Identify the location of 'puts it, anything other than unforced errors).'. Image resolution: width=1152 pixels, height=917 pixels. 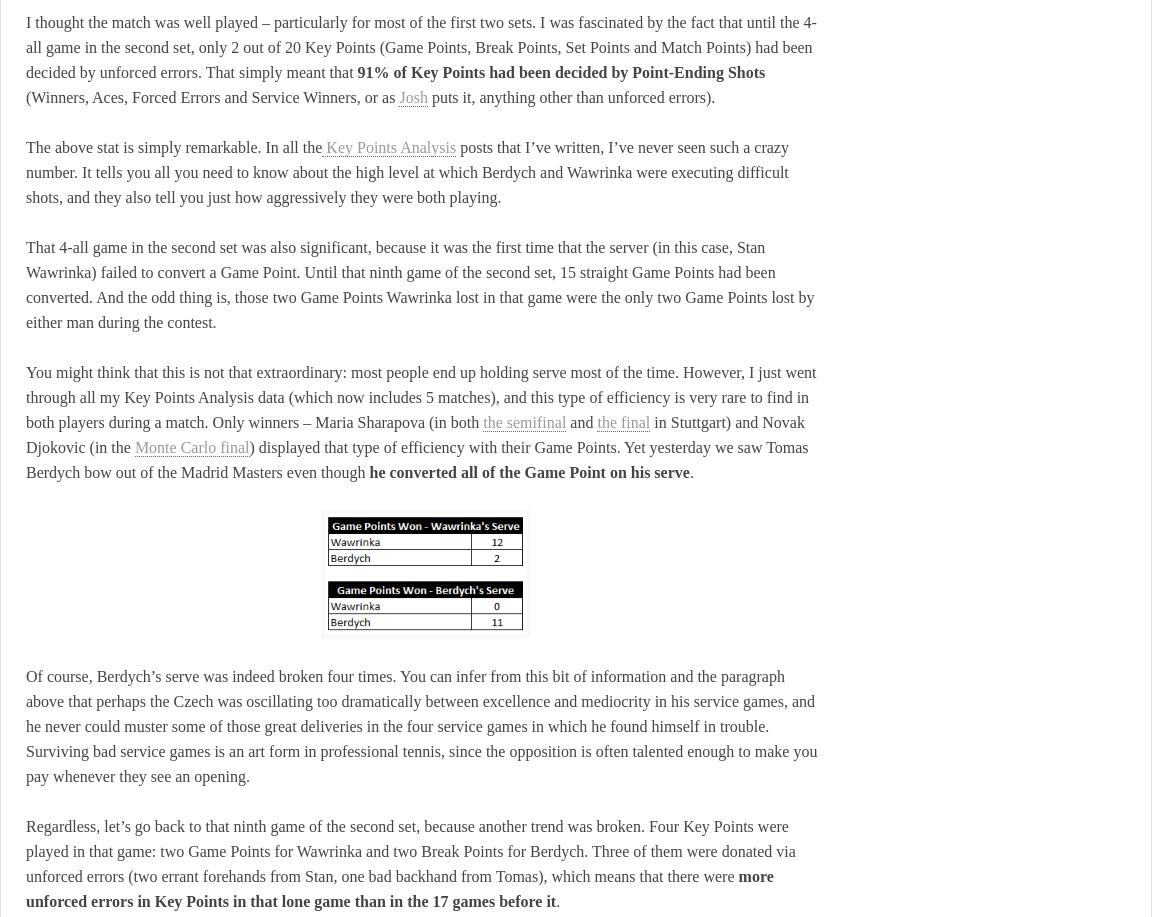
(571, 96).